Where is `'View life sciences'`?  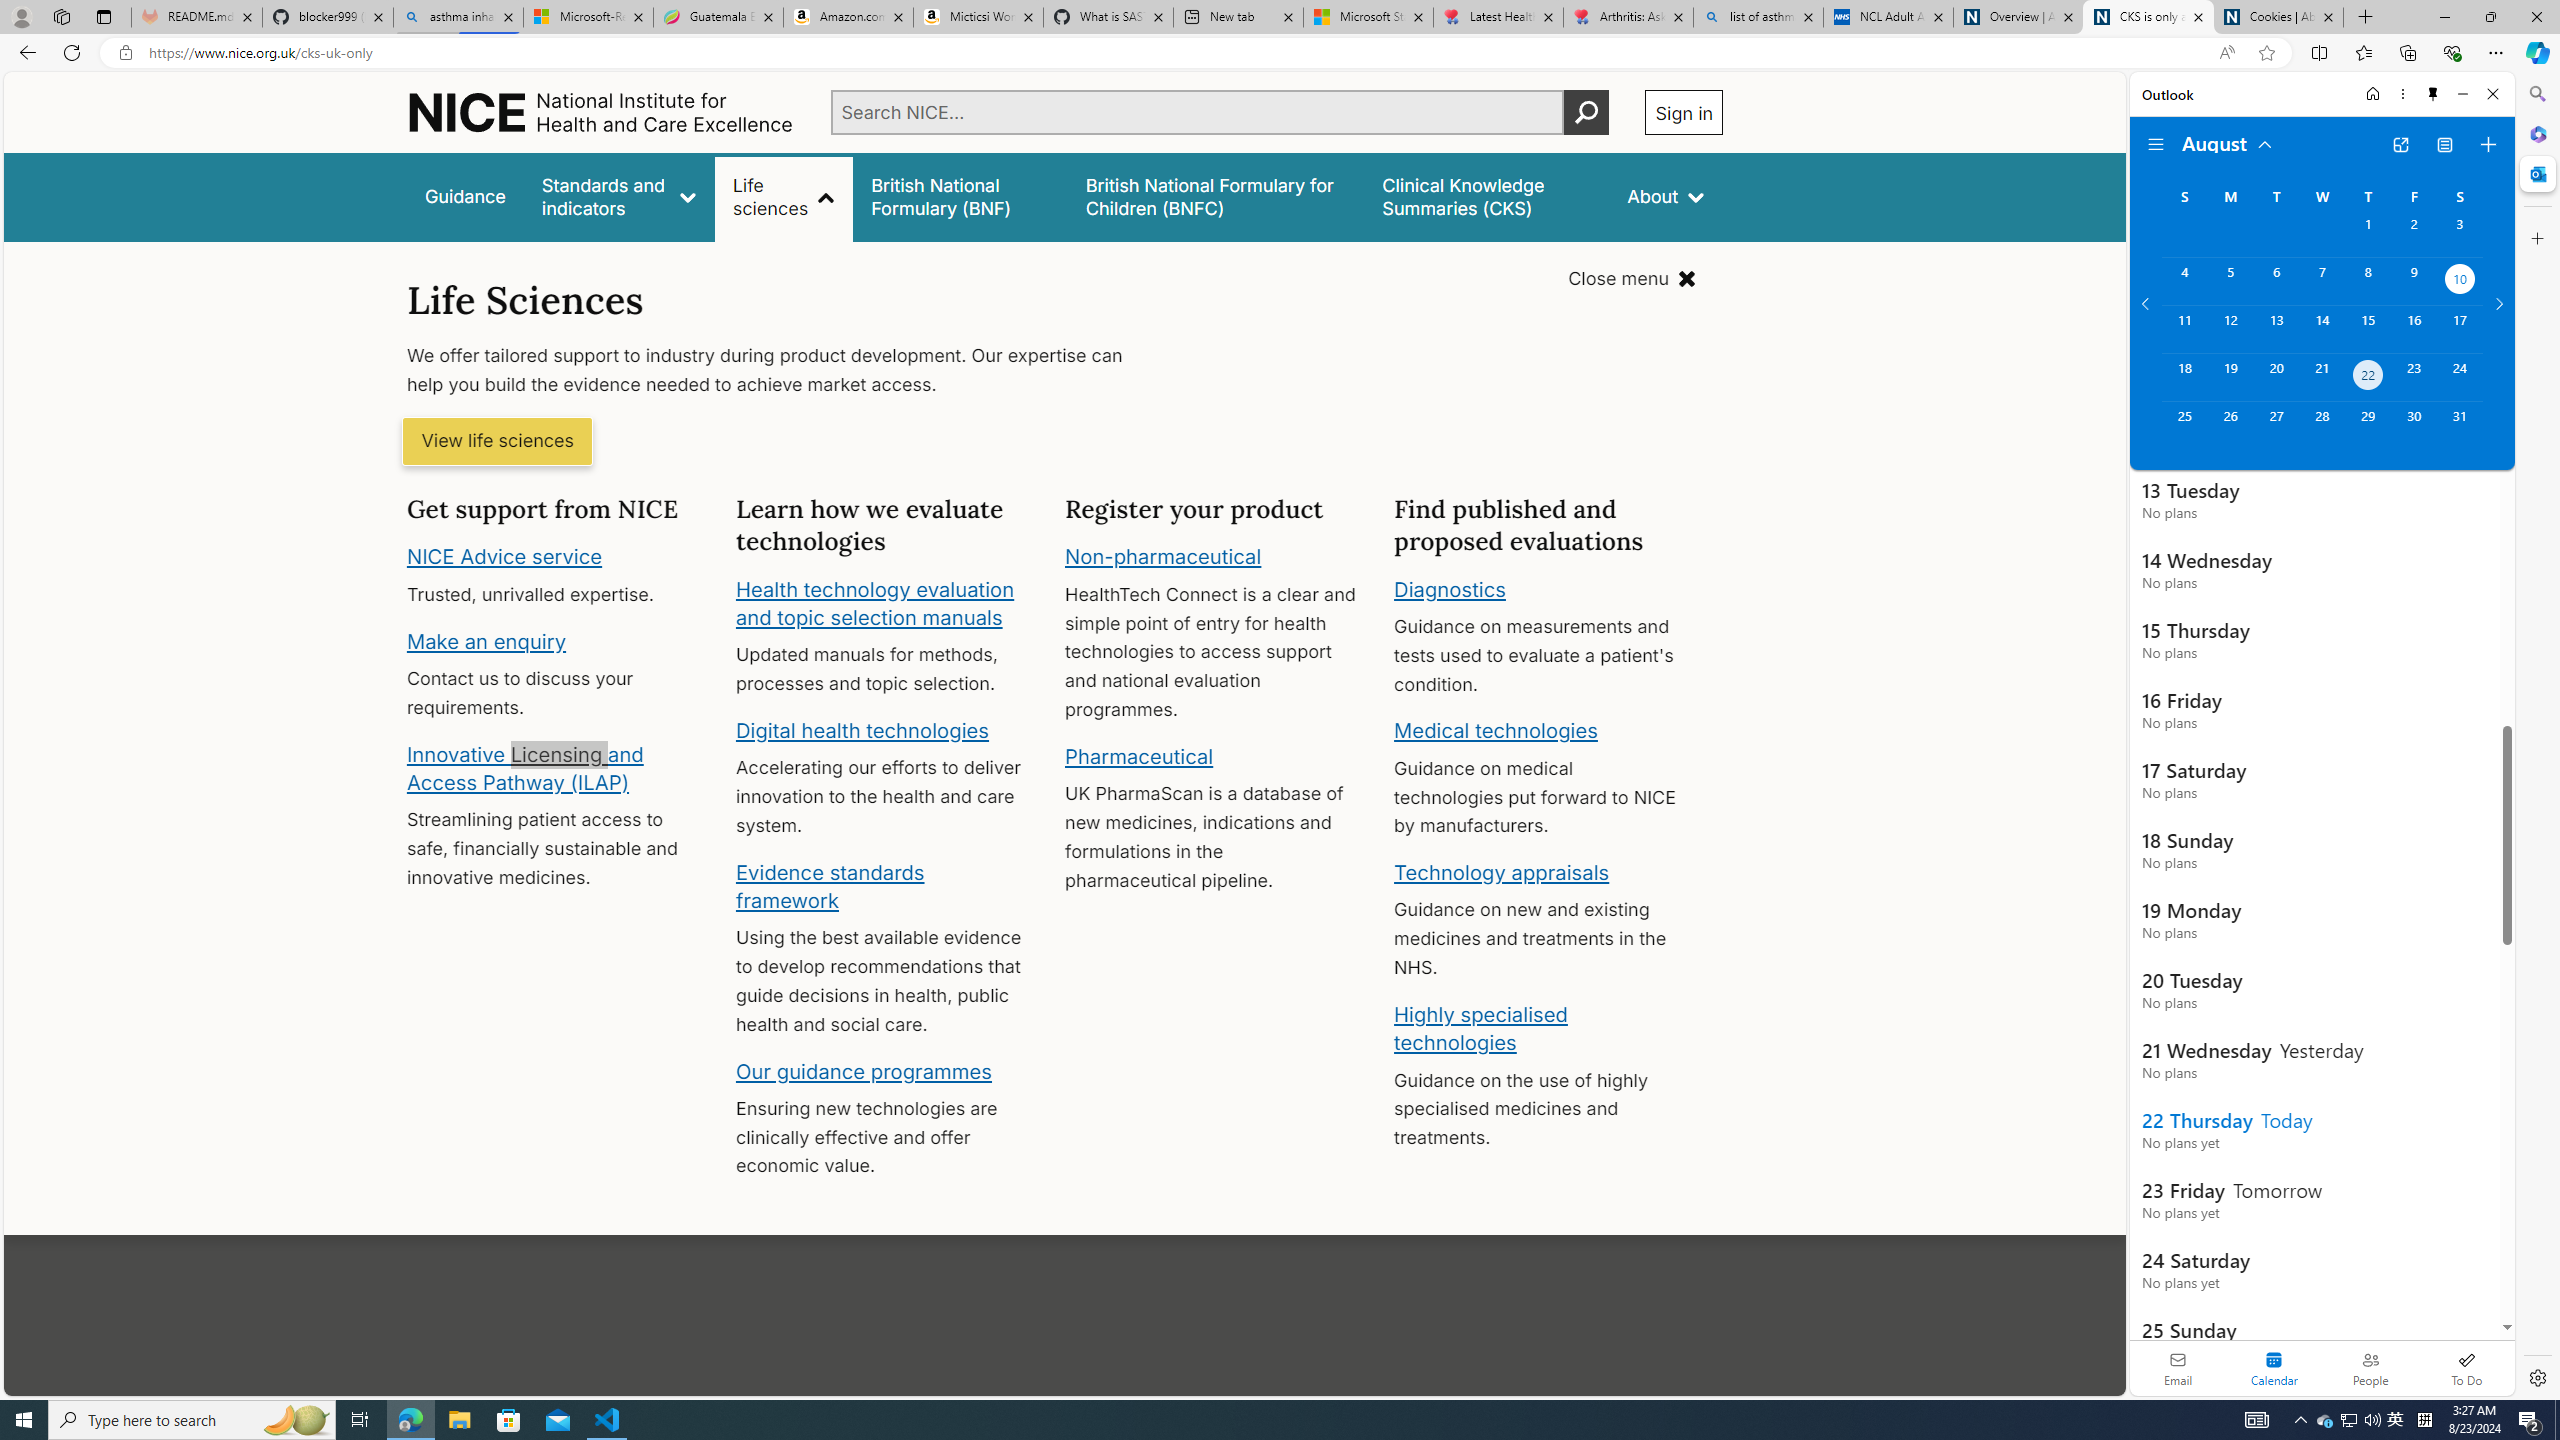 'View life sciences' is located at coordinates (497, 441).